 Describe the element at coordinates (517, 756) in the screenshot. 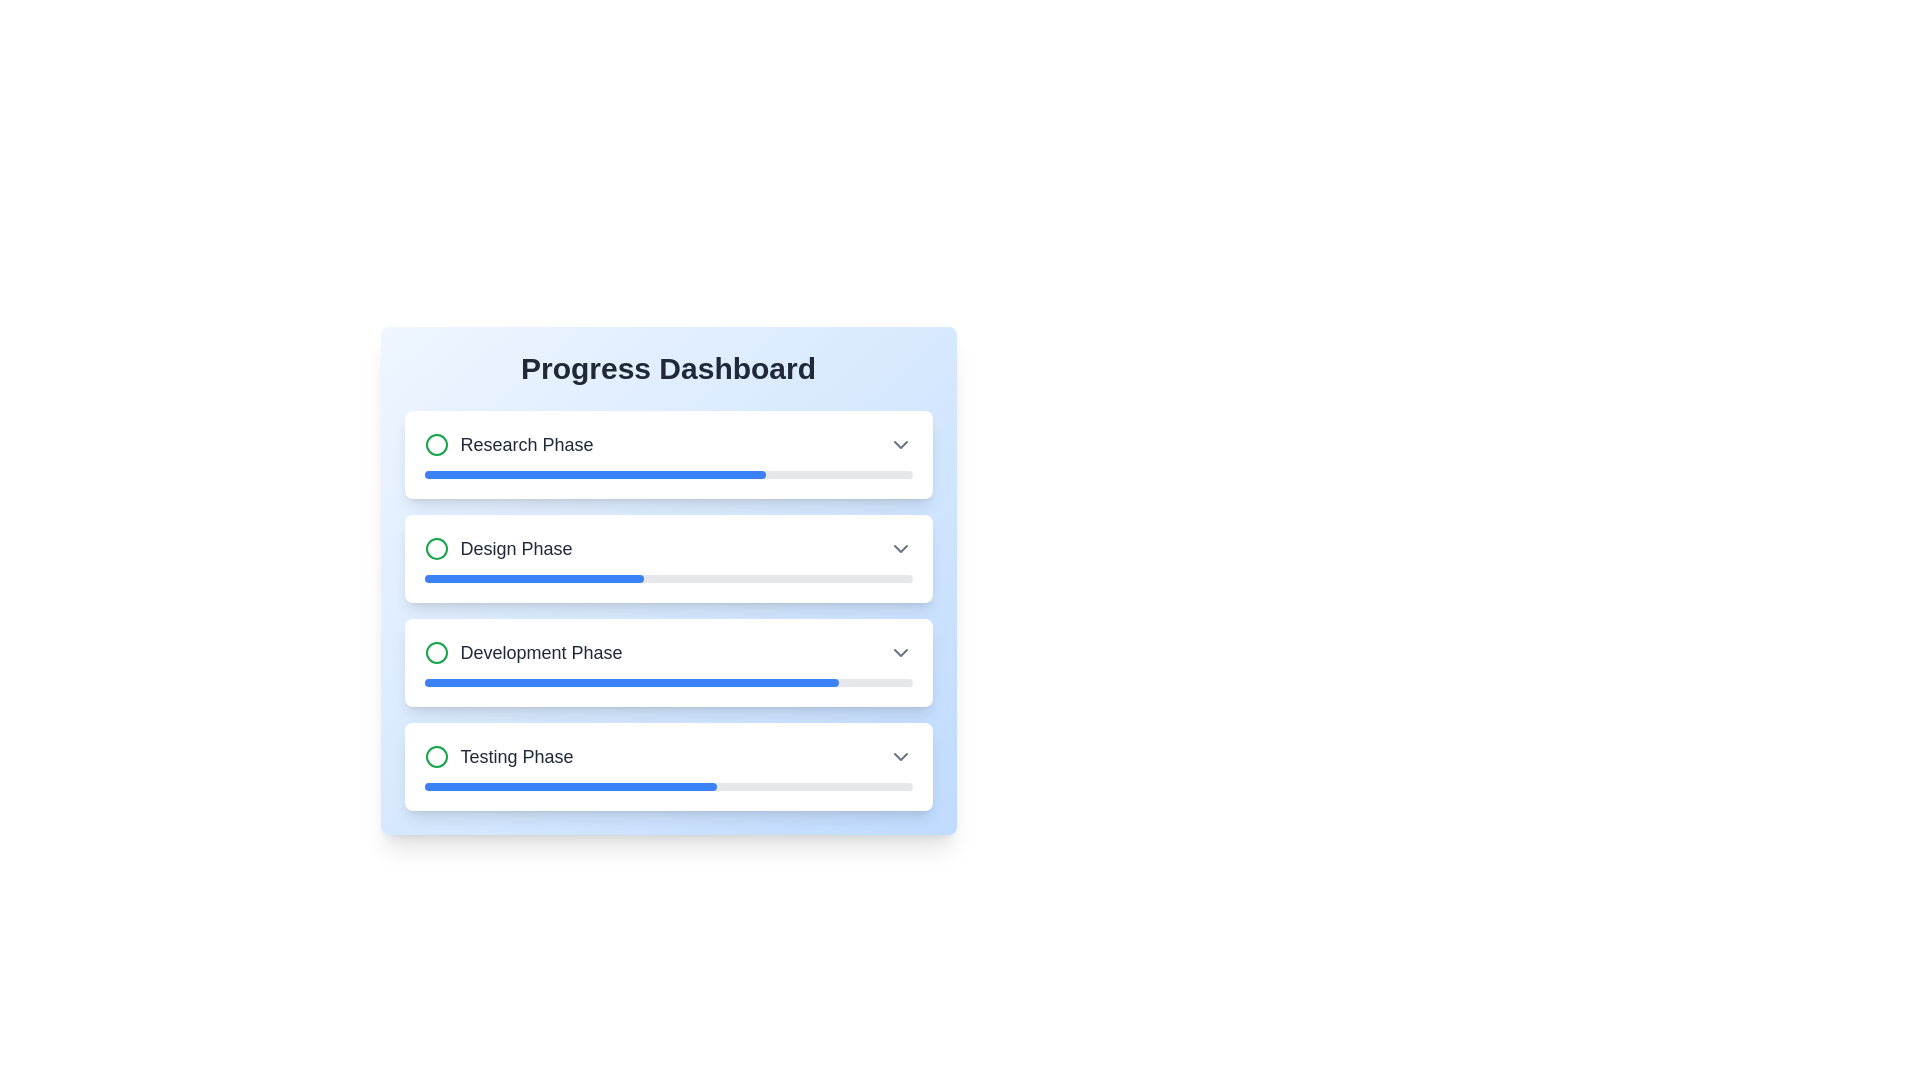

I see `the text label that reads 'Testing Phase', which is located on the bottom-most row of the progress cards` at that location.